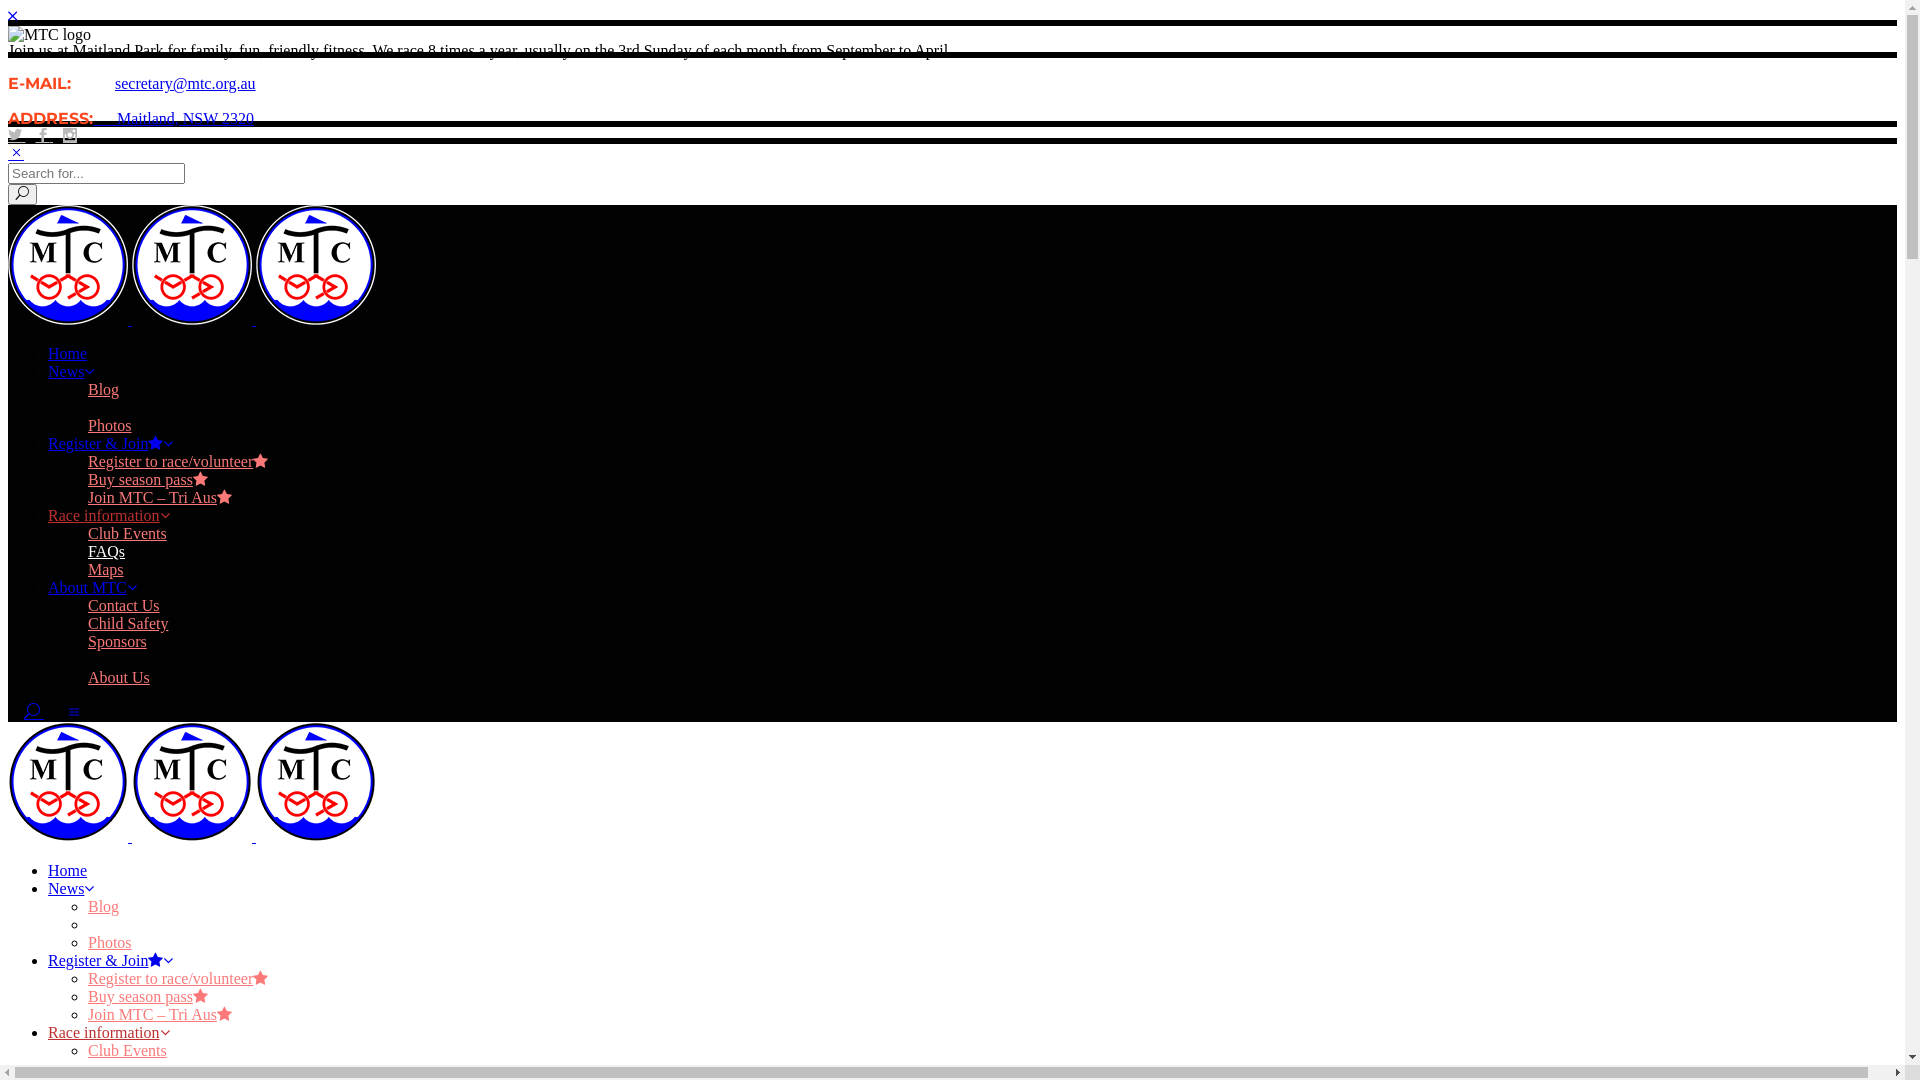 This screenshot has height=1080, width=1920. I want to click on 'Blog', so click(102, 906).